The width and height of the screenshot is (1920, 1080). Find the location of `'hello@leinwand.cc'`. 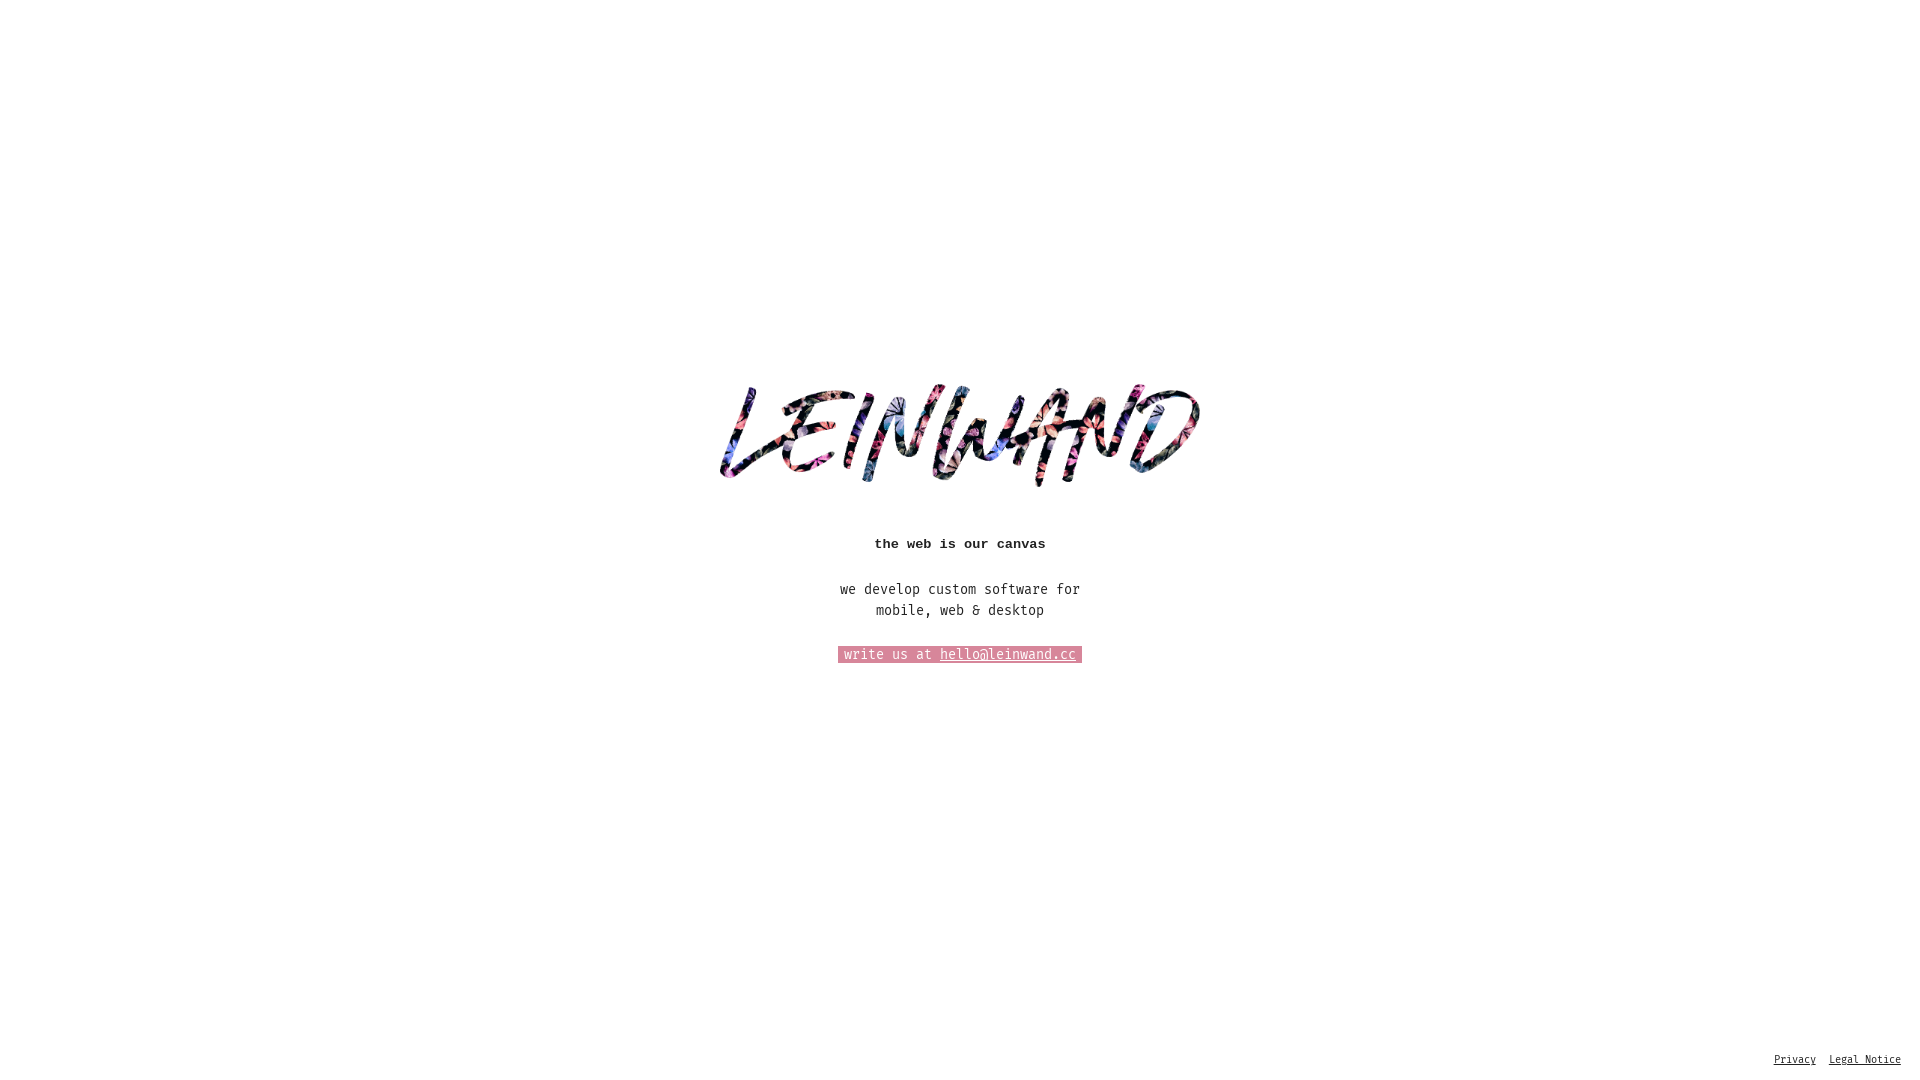

'hello@leinwand.cc' is located at coordinates (1008, 654).